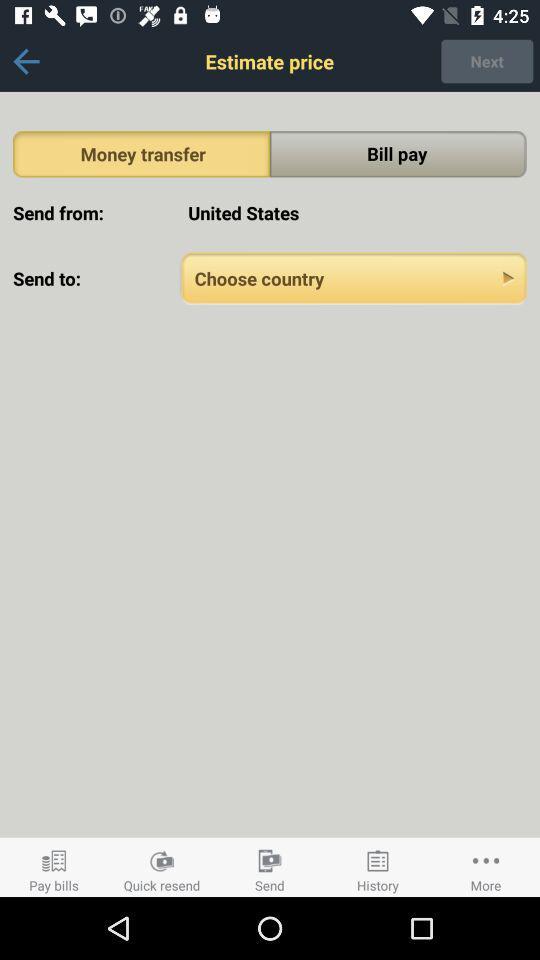 The width and height of the screenshot is (540, 960). Describe the element at coordinates (353, 277) in the screenshot. I see `location` at that location.